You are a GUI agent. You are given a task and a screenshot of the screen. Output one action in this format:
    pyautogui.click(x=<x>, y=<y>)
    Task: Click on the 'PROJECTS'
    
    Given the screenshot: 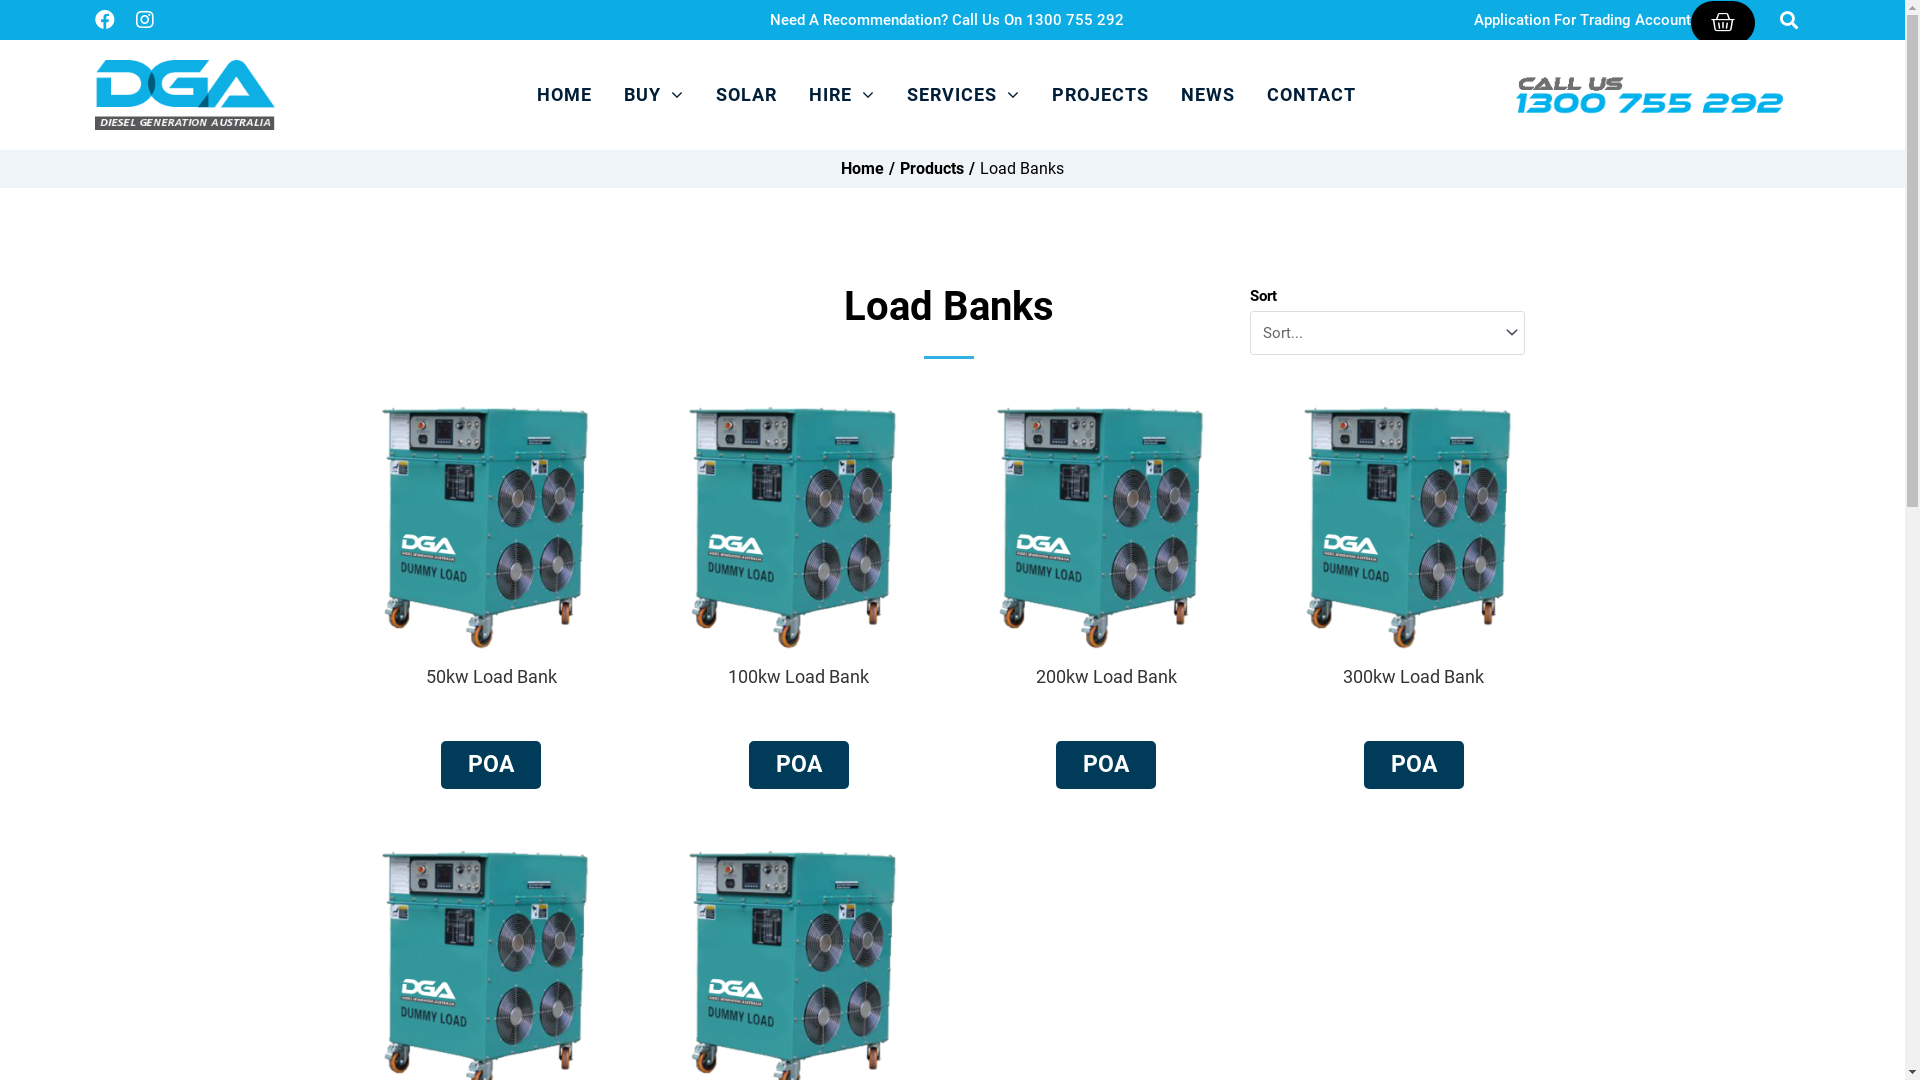 What is the action you would take?
    pyautogui.click(x=1099, y=95)
    